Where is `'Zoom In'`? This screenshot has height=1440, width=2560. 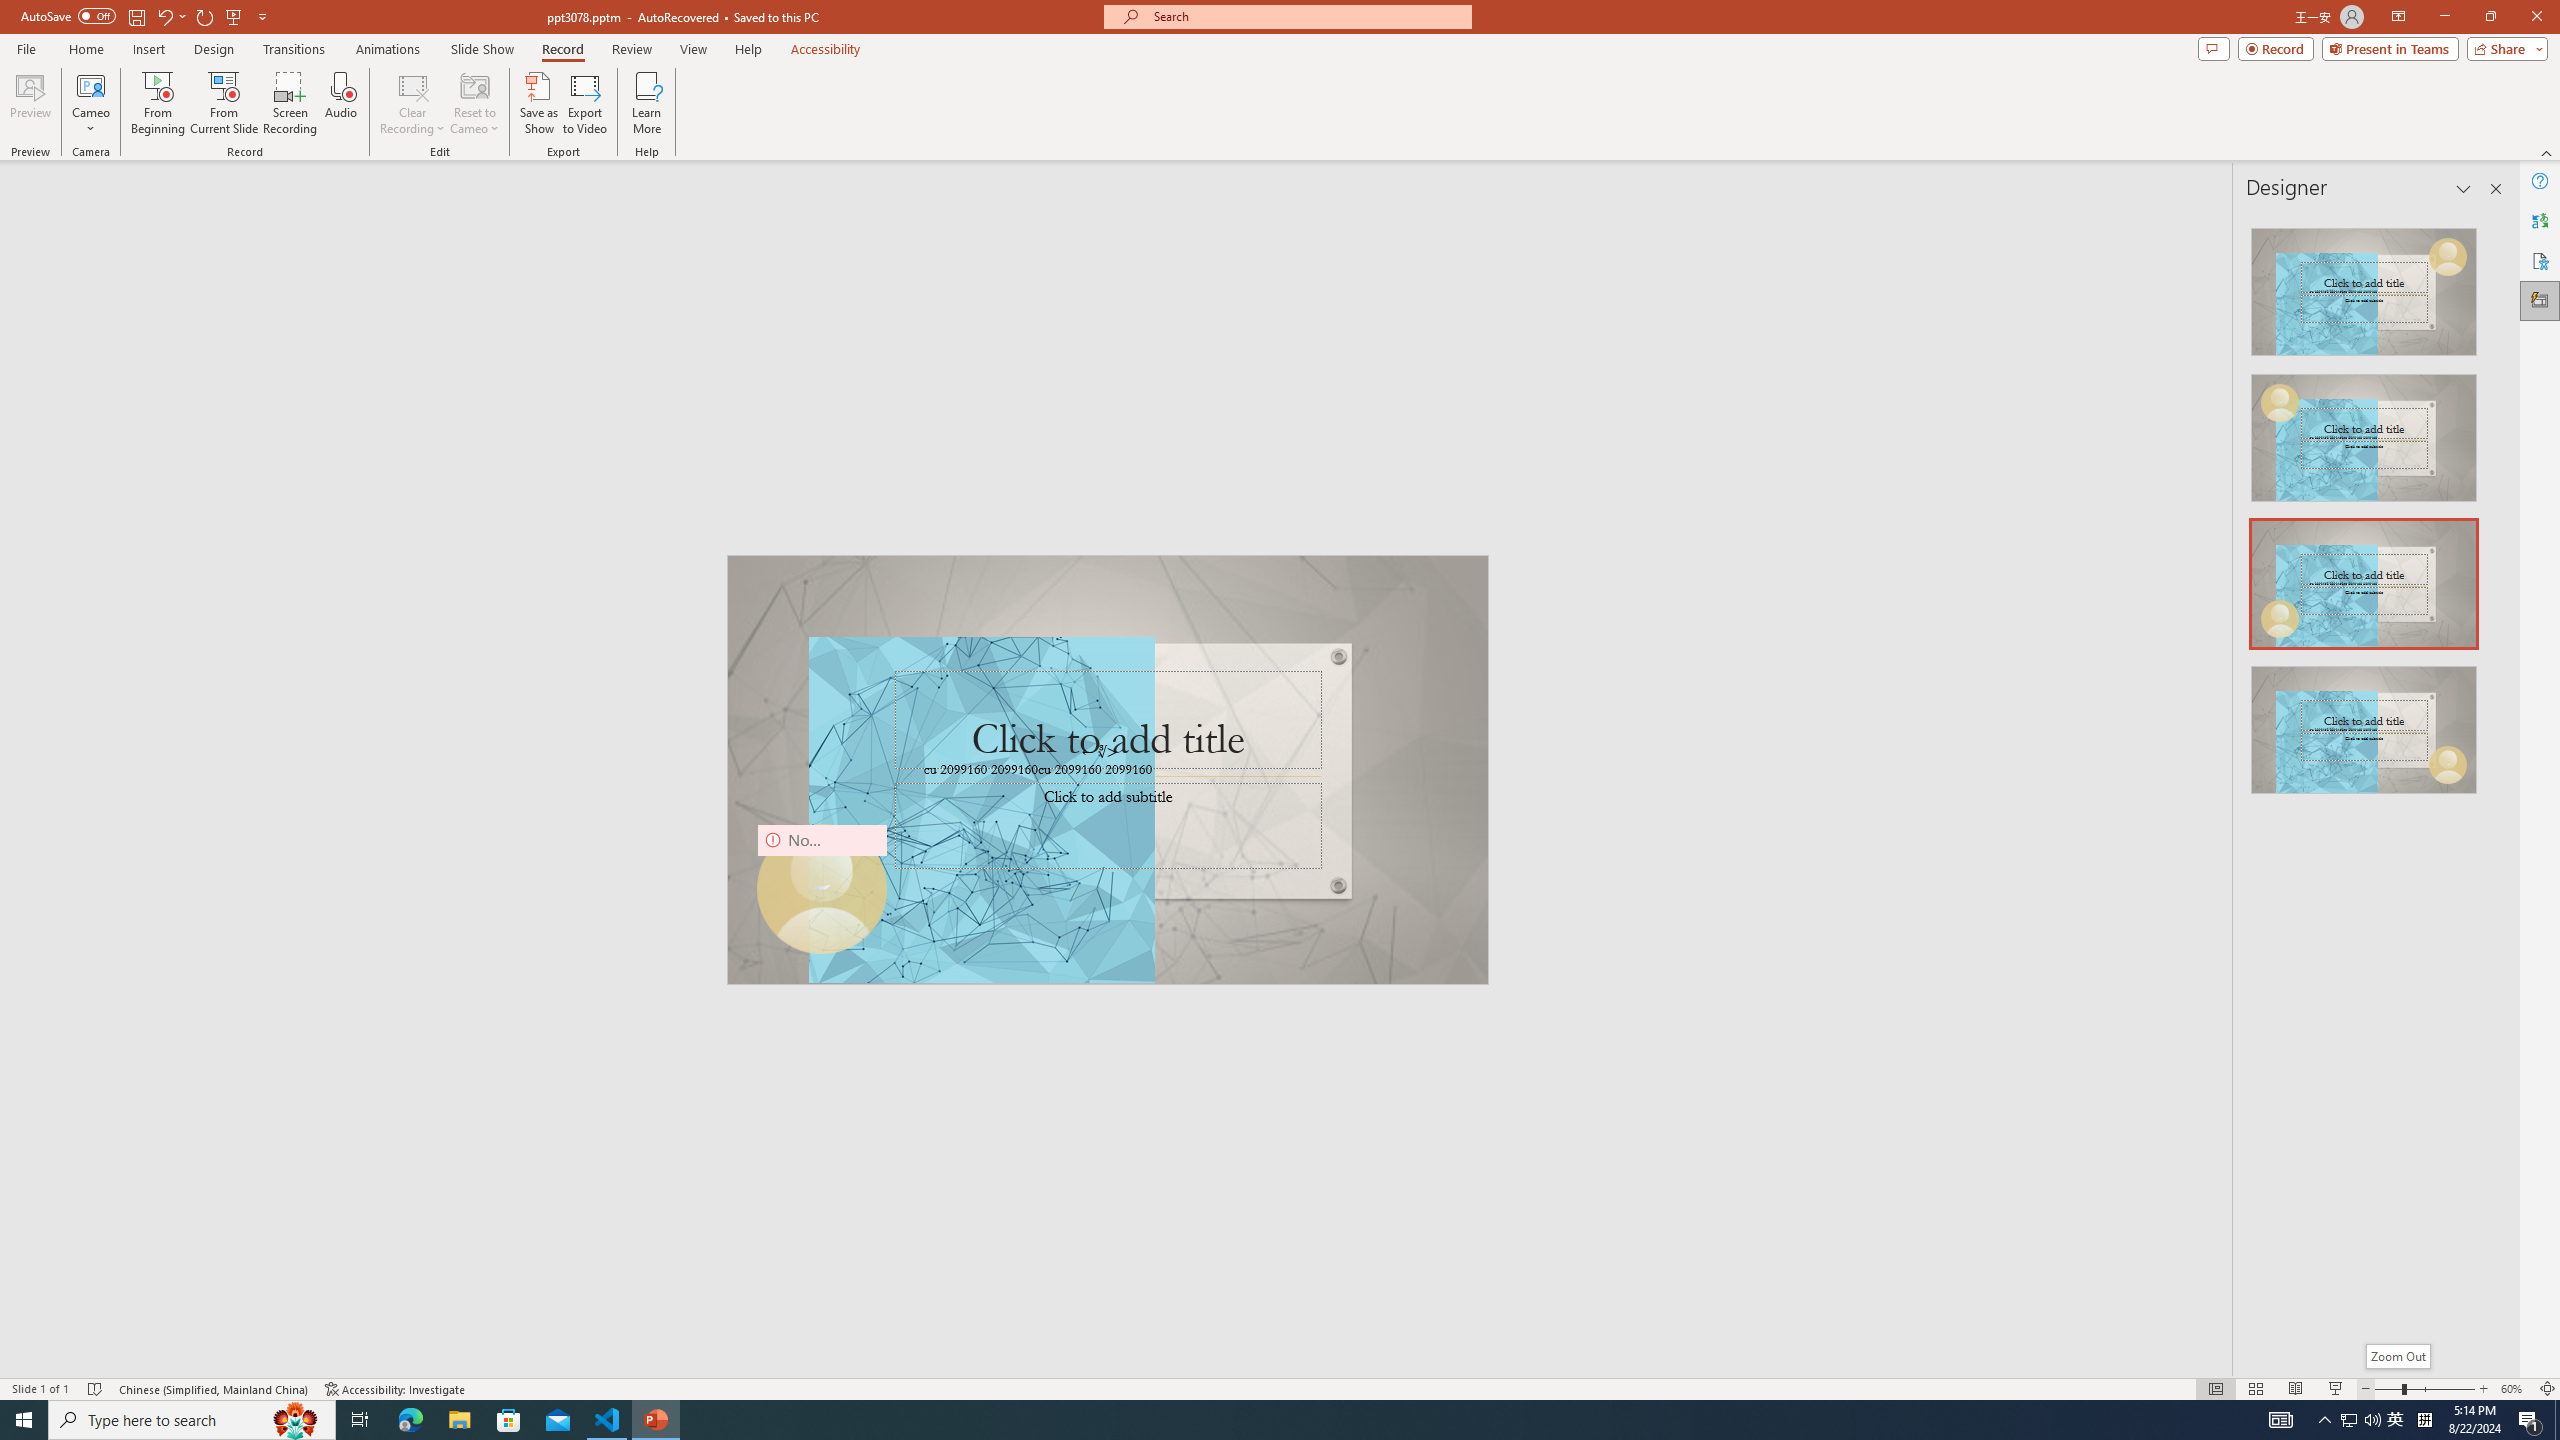 'Zoom In' is located at coordinates (2483, 1389).